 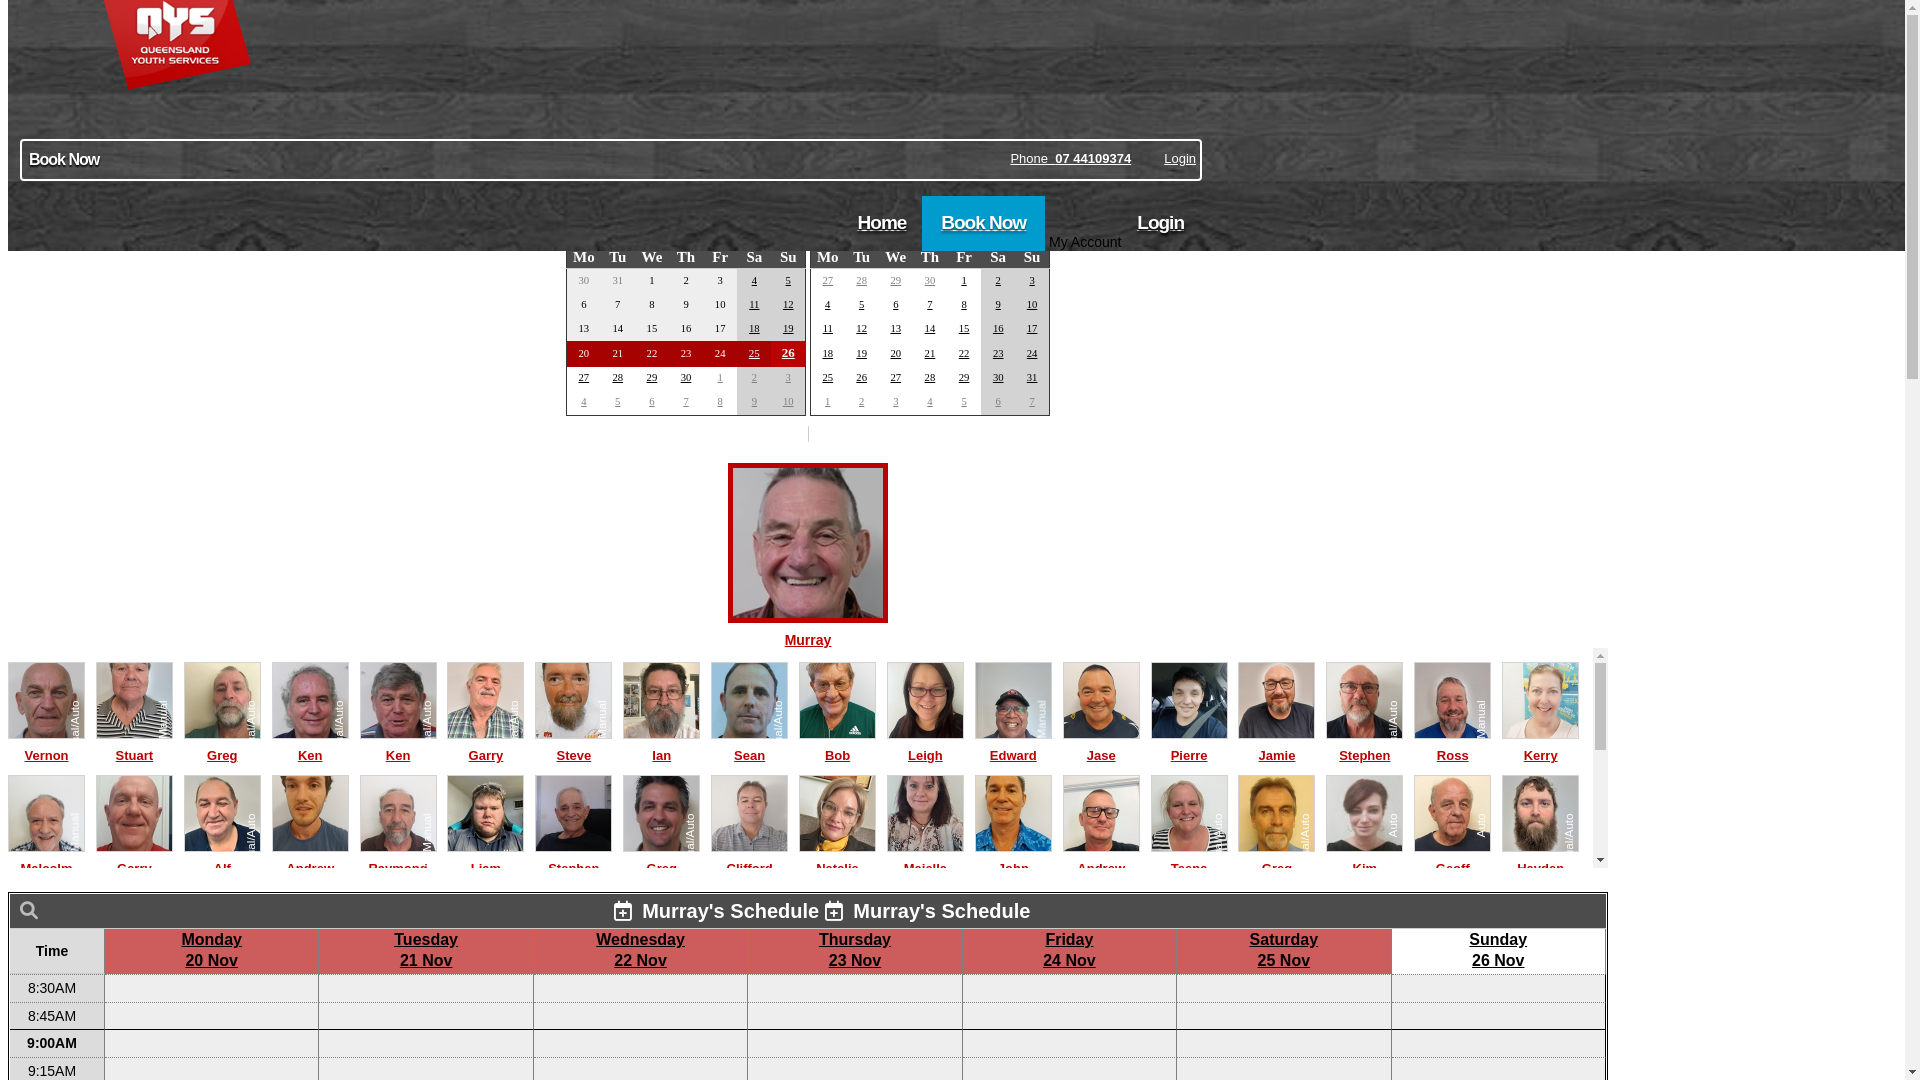 I want to click on '11', so click(x=752, y=304).